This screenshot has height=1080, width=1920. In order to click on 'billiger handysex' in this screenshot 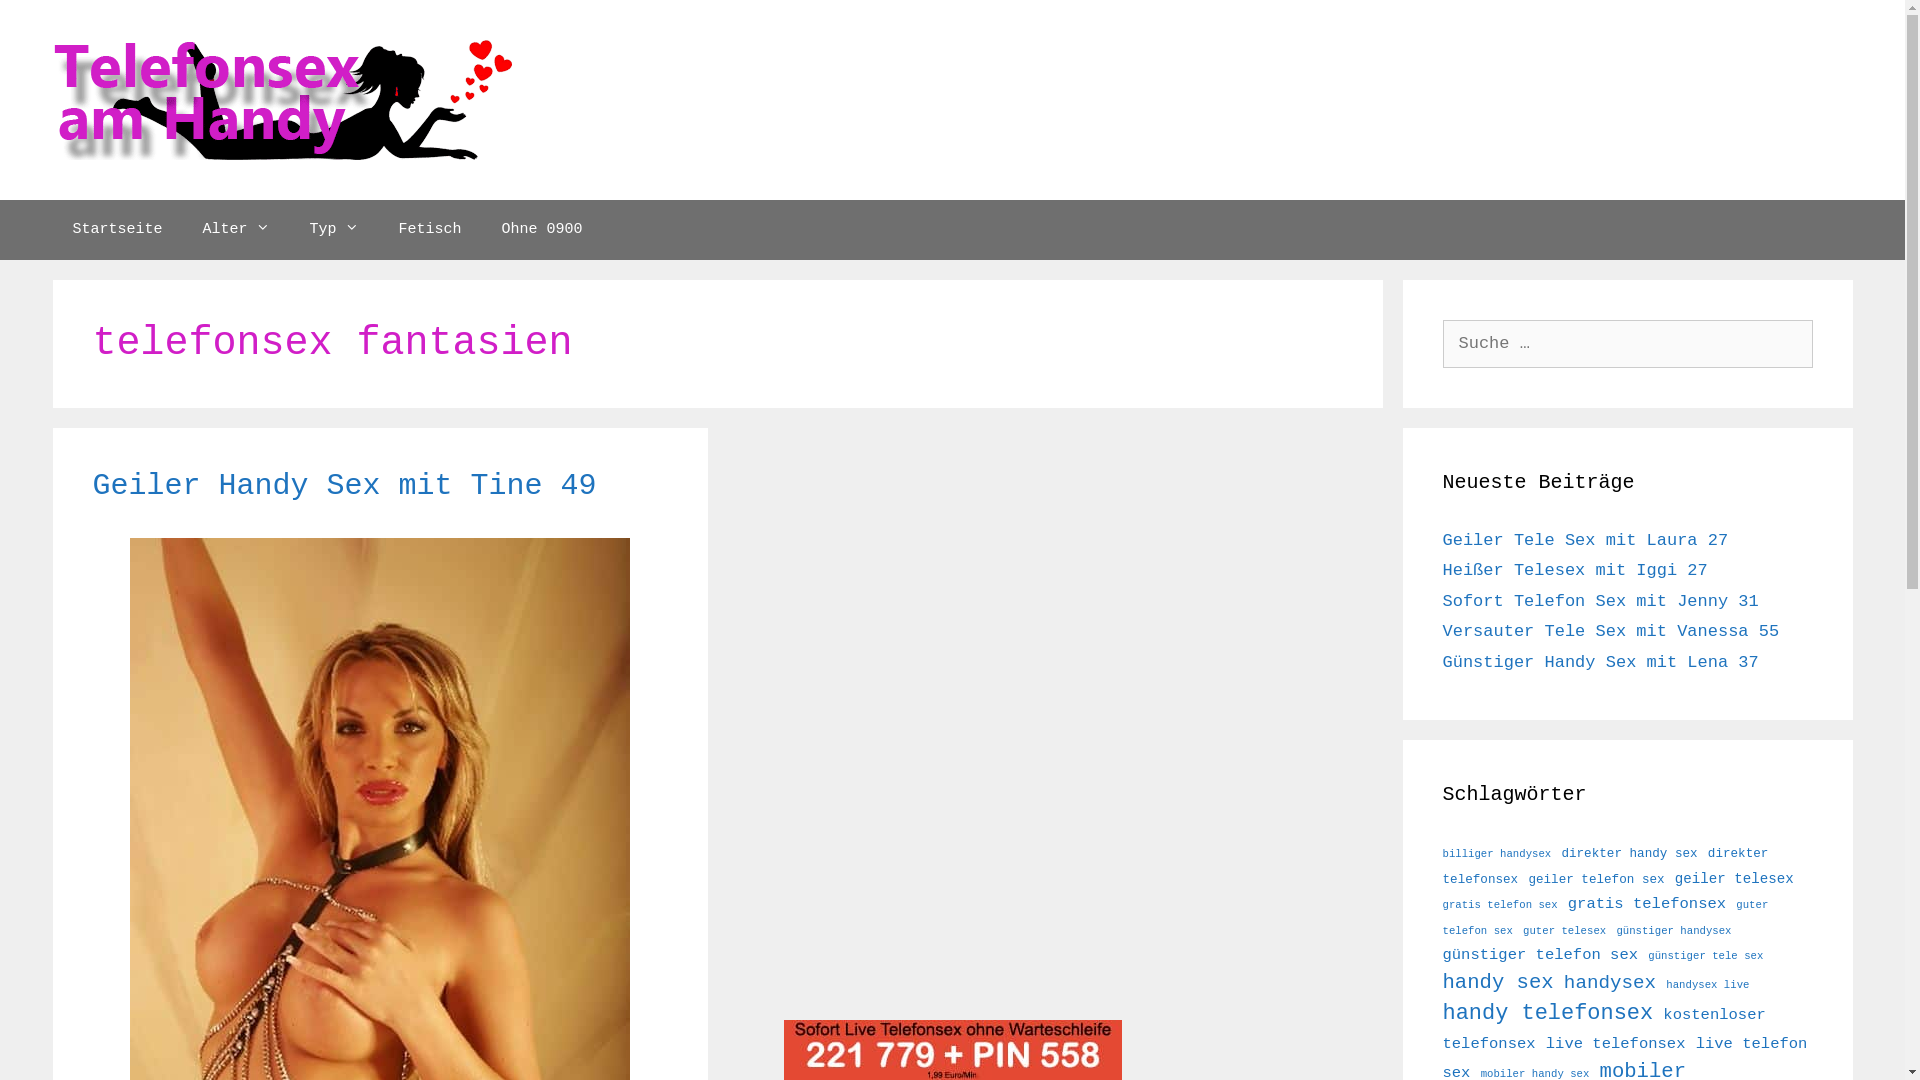, I will do `click(1496, 853)`.